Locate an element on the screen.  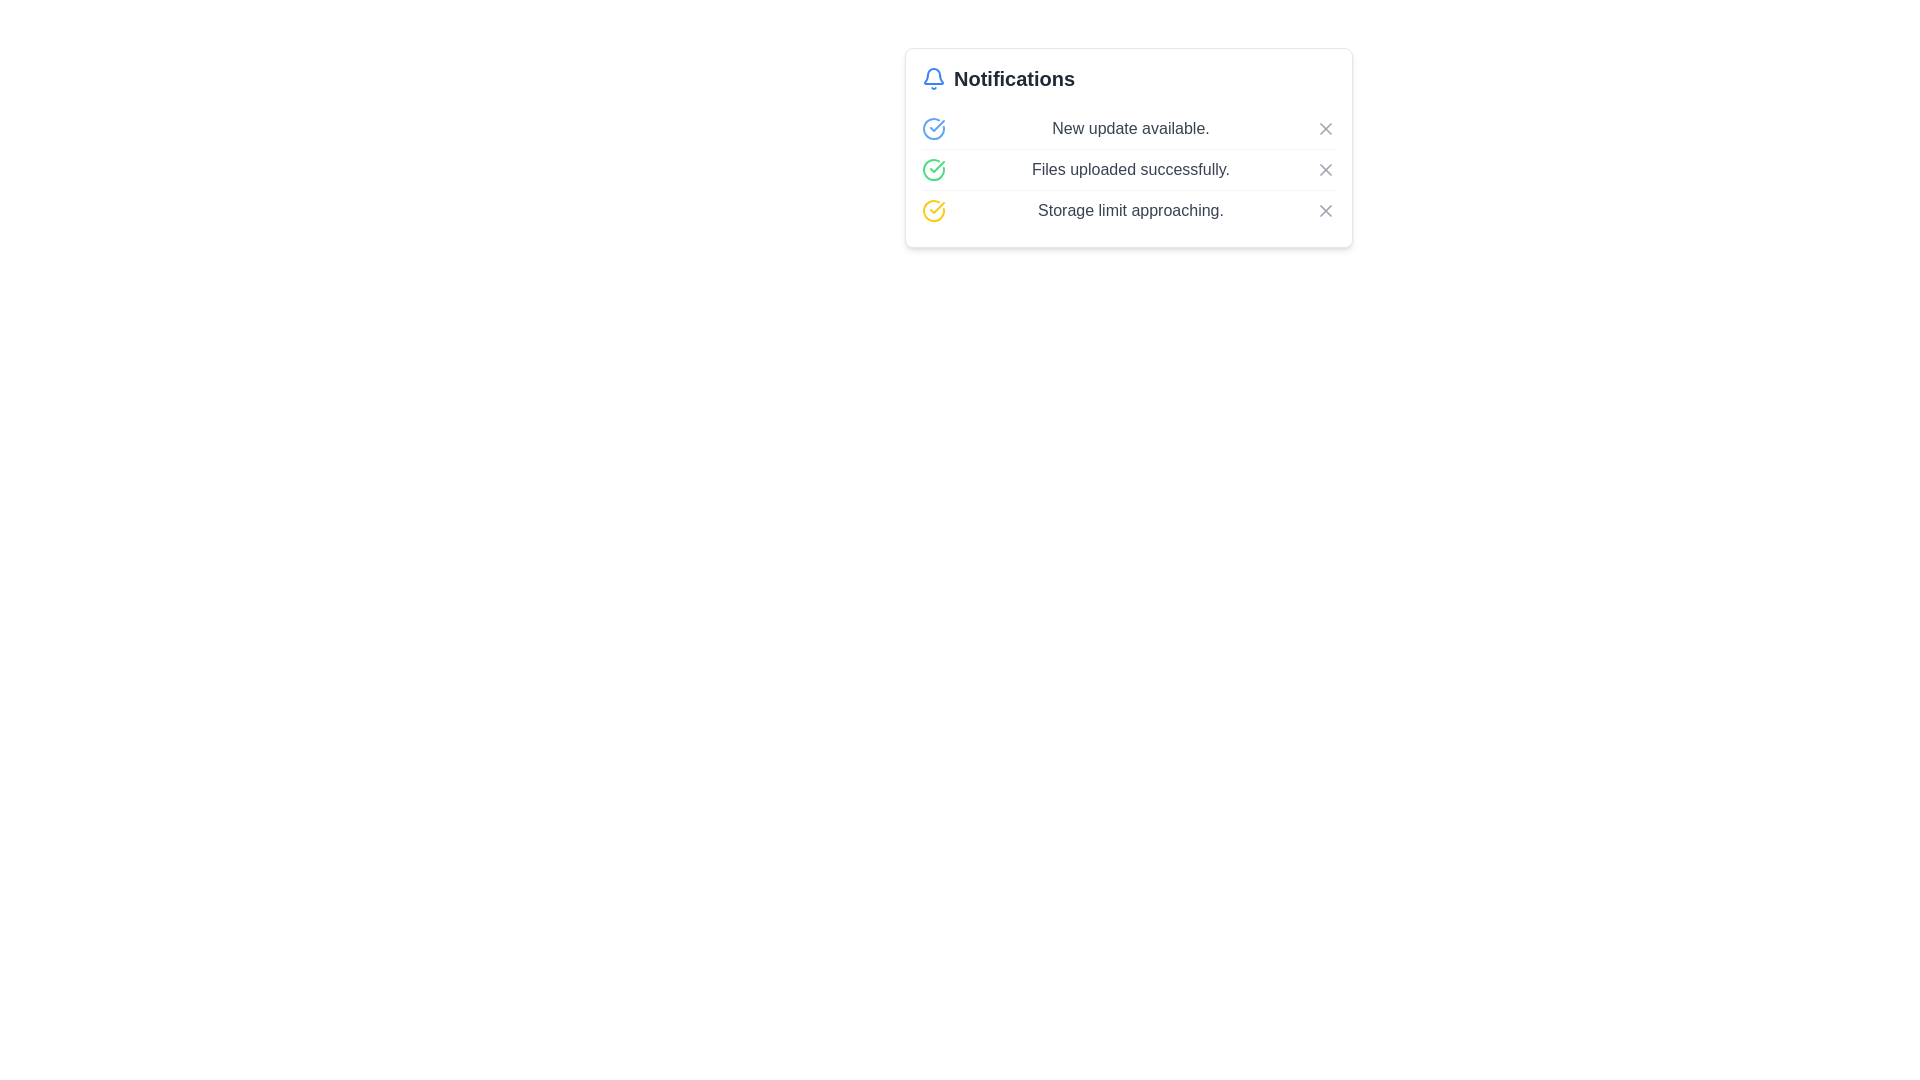
the Close icon segment of the notification panel, which is a small, tilted line segment part of an 'X' shape, located next to the text 'Files uploaded successfully.' is located at coordinates (1325, 168).